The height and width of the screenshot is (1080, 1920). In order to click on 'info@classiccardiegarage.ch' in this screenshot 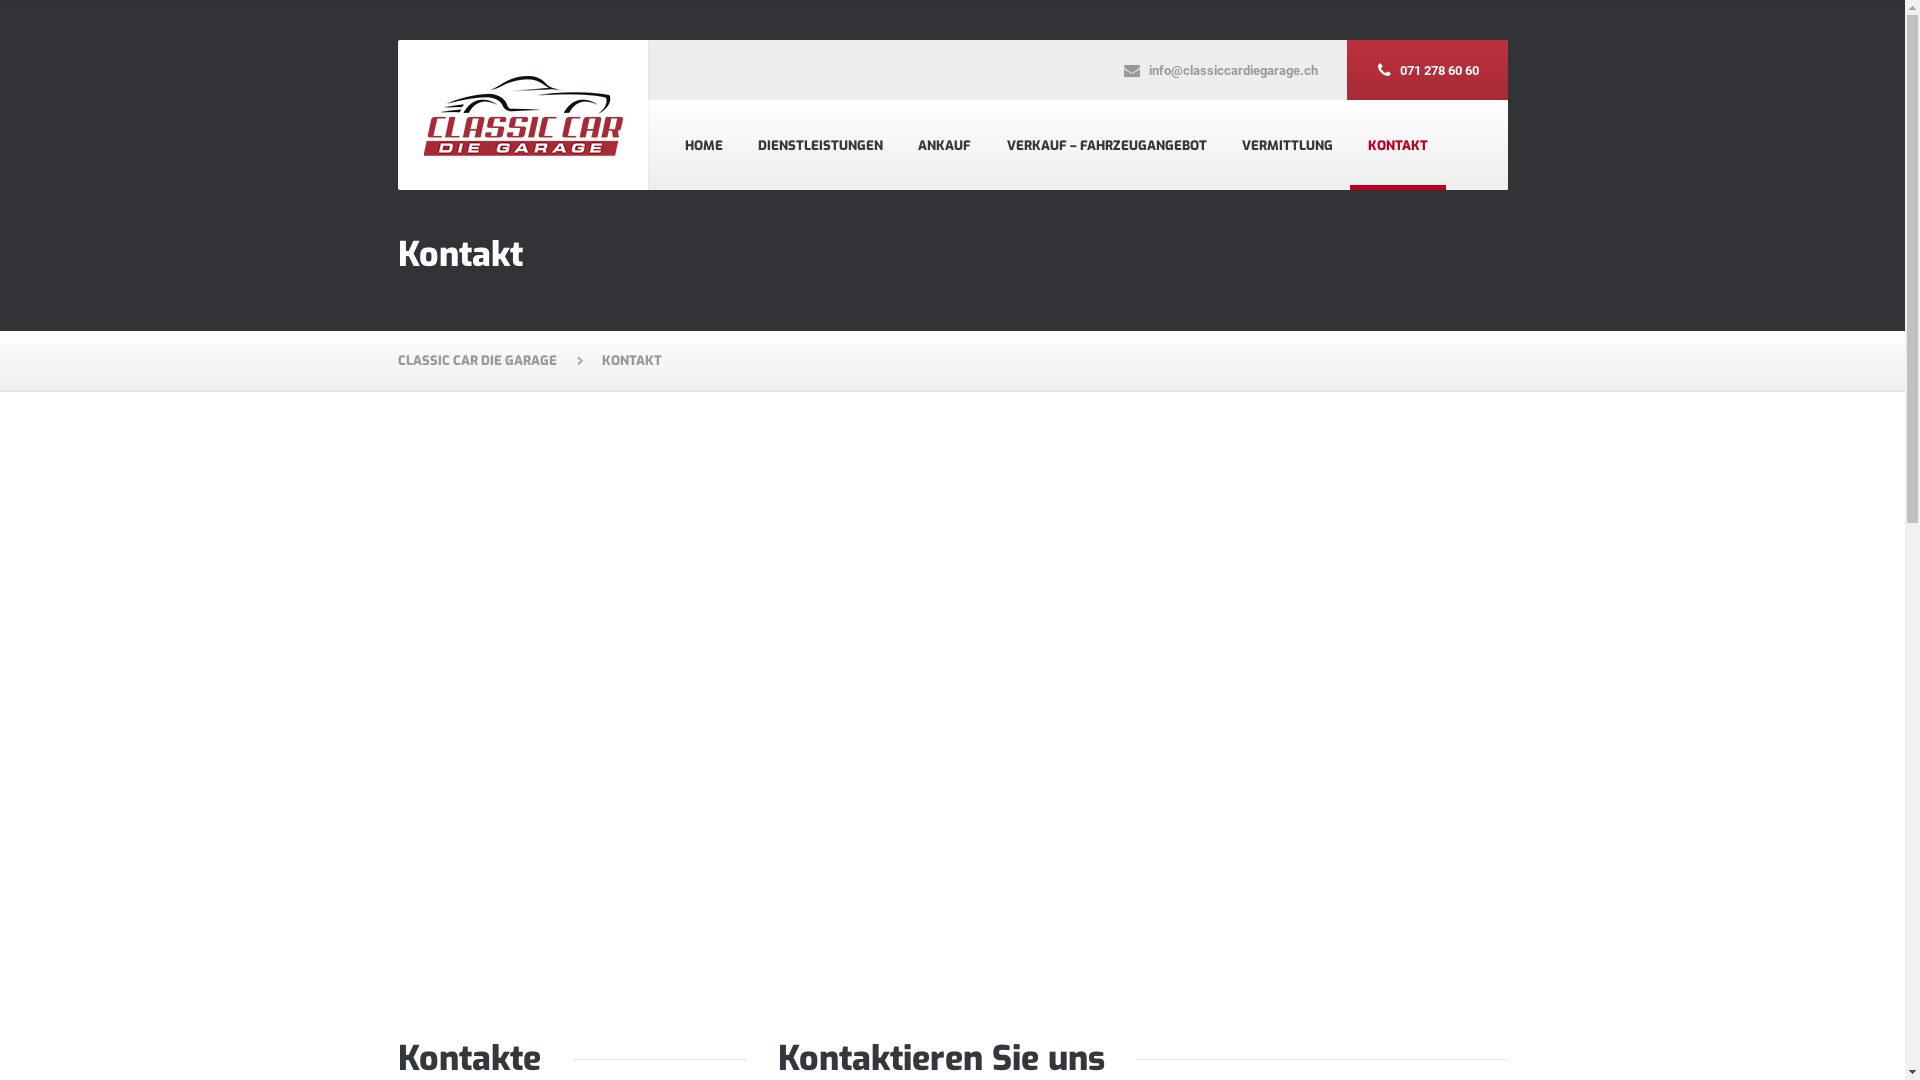, I will do `click(1218, 68)`.